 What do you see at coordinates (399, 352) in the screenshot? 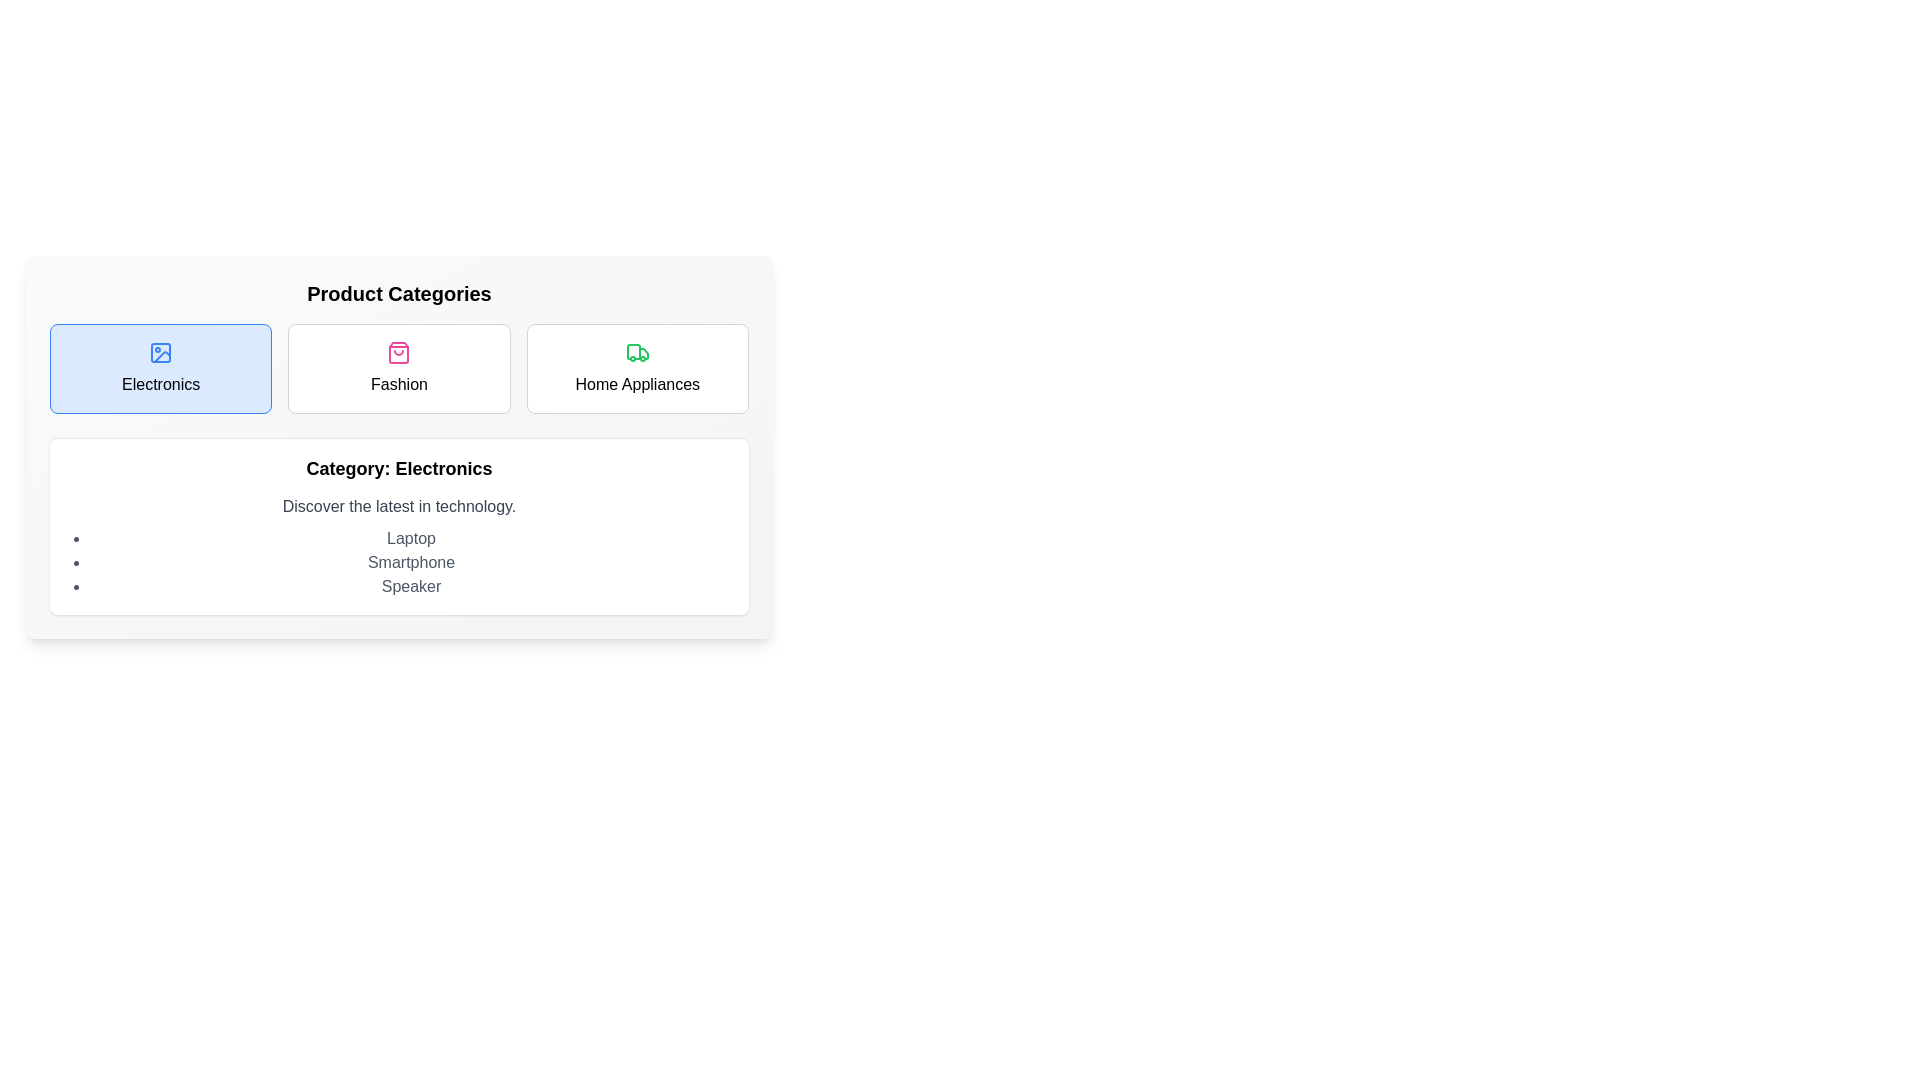
I see `the pink shopping bag icon representing the Fashion category, which is positioned centrally above the Fashion label` at bounding box center [399, 352].